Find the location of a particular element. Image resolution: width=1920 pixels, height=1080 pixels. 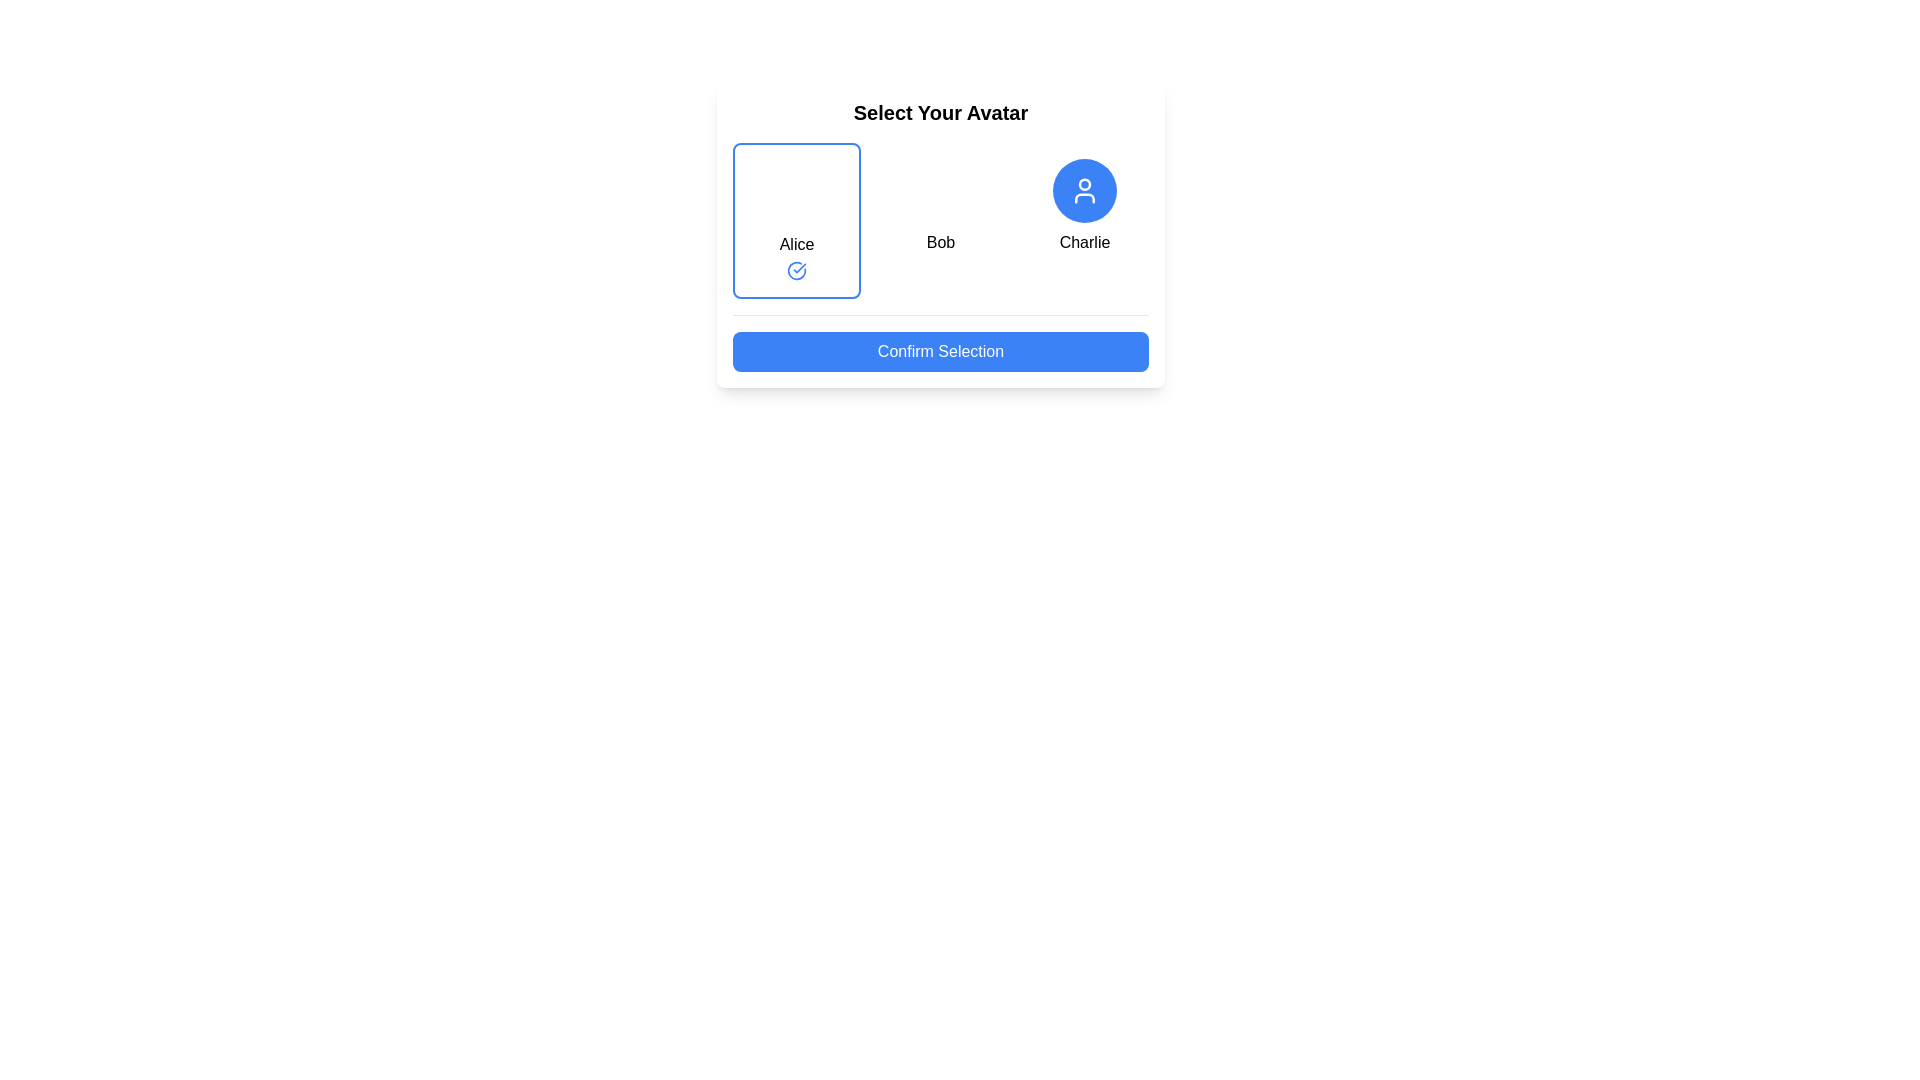

the bold text element displaying 'Select Your Avatar' at the top center of the card is located at coordinates (939, 112).